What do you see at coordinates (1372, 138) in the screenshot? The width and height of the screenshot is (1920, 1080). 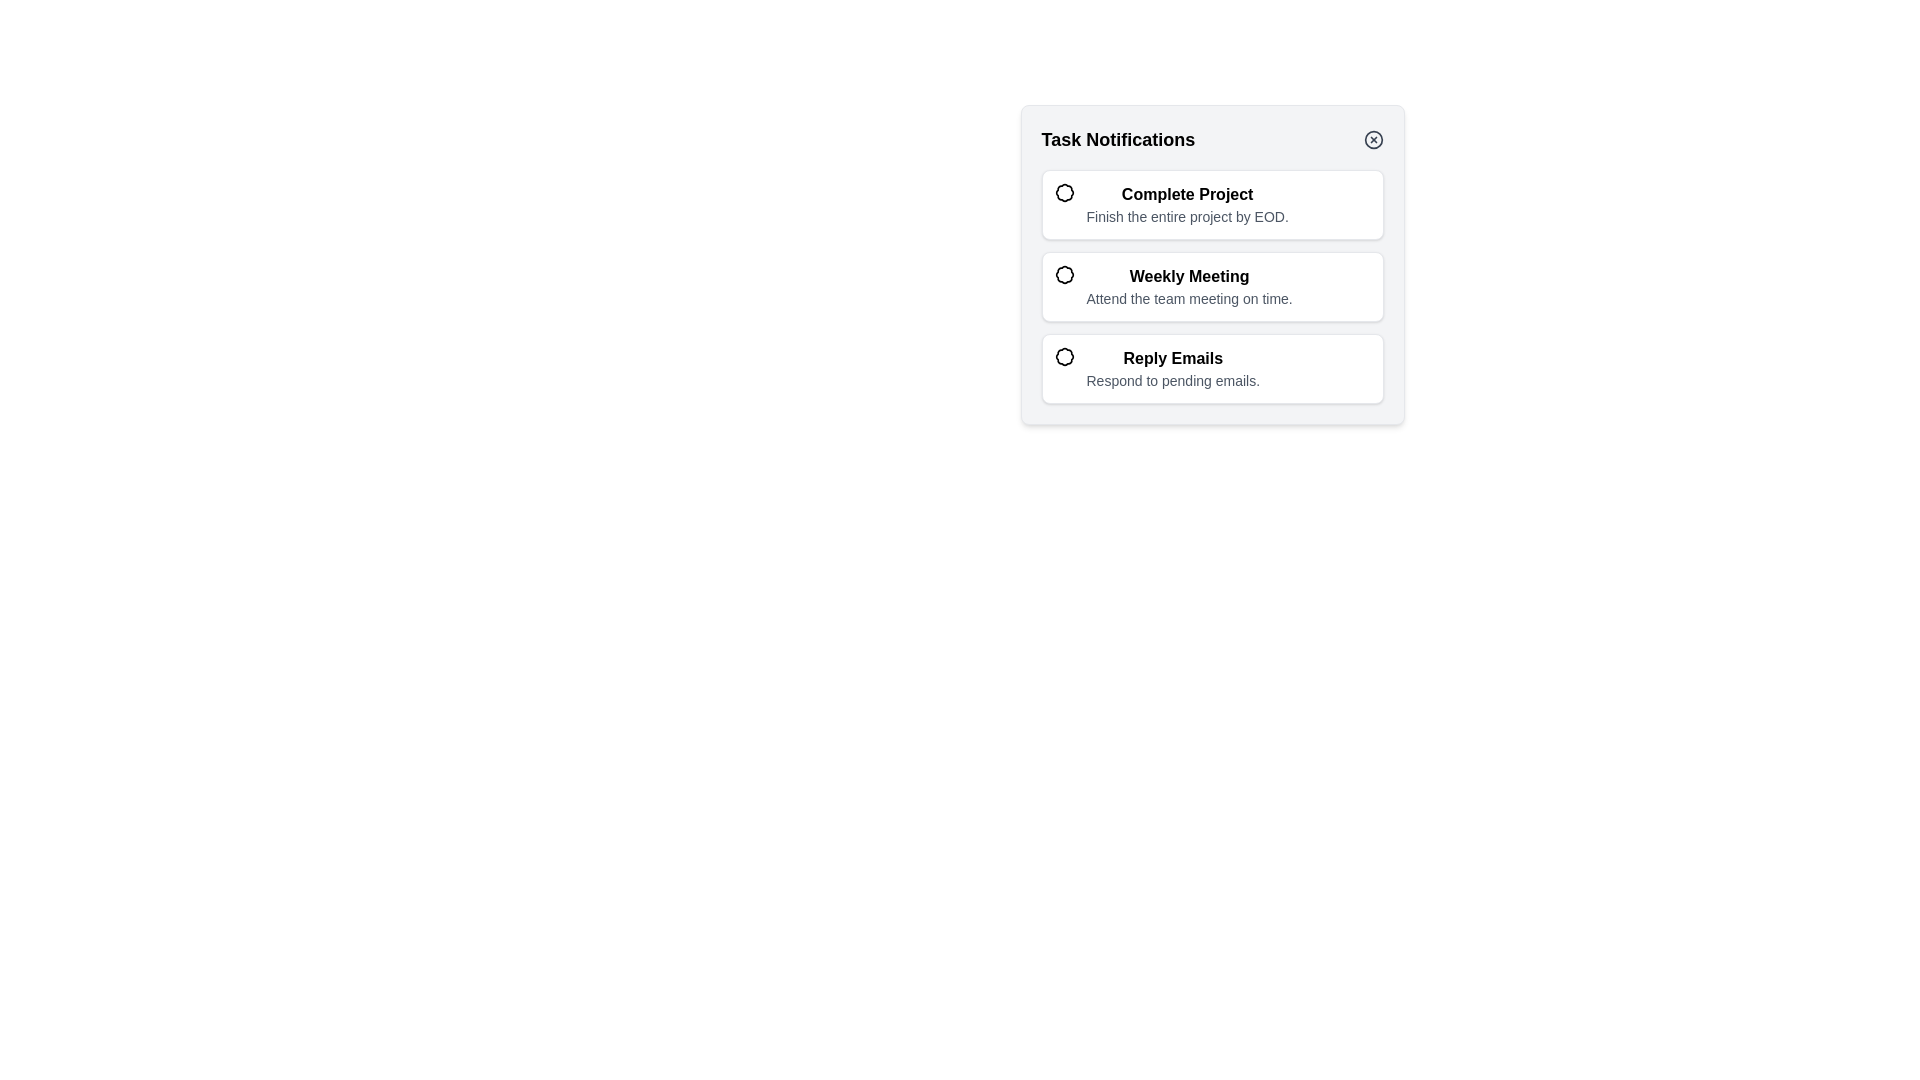 I see `the decorative Circle SVG element located at the top-right corner of the notification panel, which forms the outer boundary of the close icon` at bounding box center [1372, 138].